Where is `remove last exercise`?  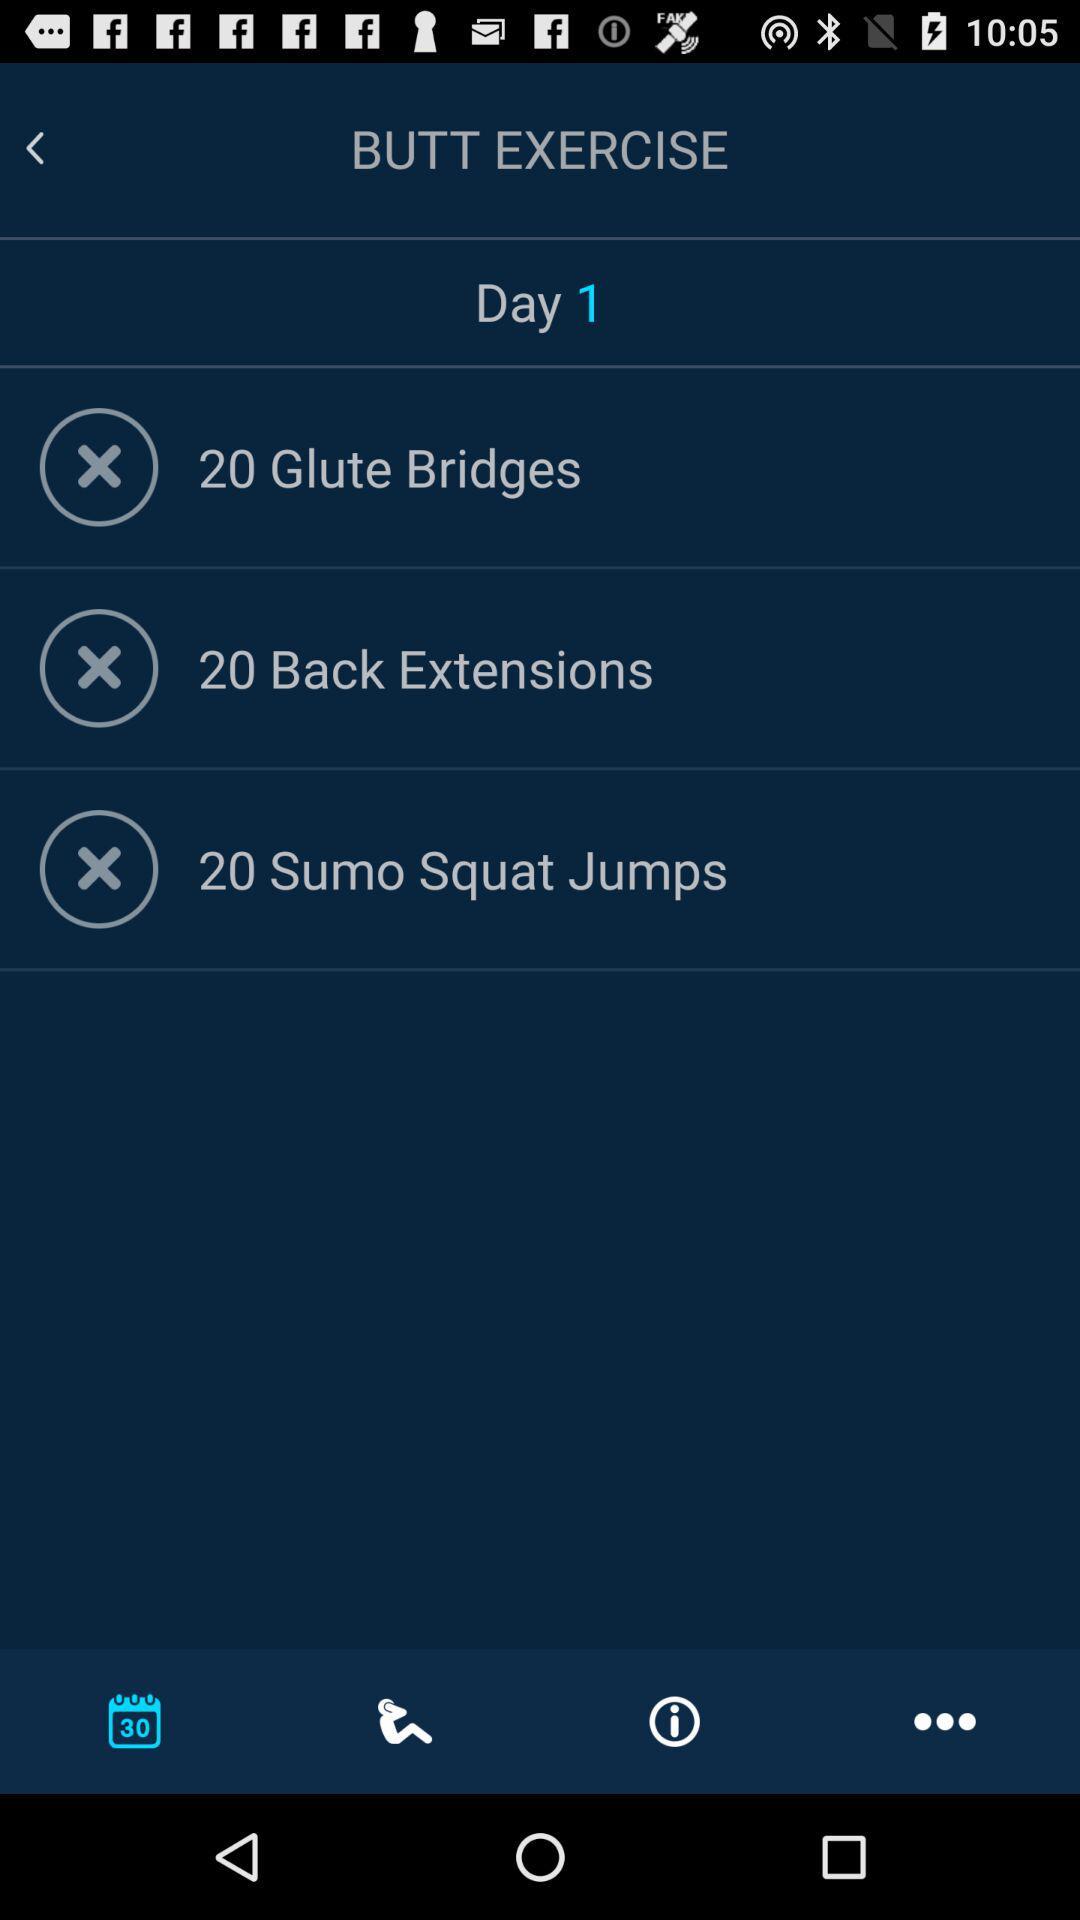
remove last exercise is located at coordinates (99, 869).